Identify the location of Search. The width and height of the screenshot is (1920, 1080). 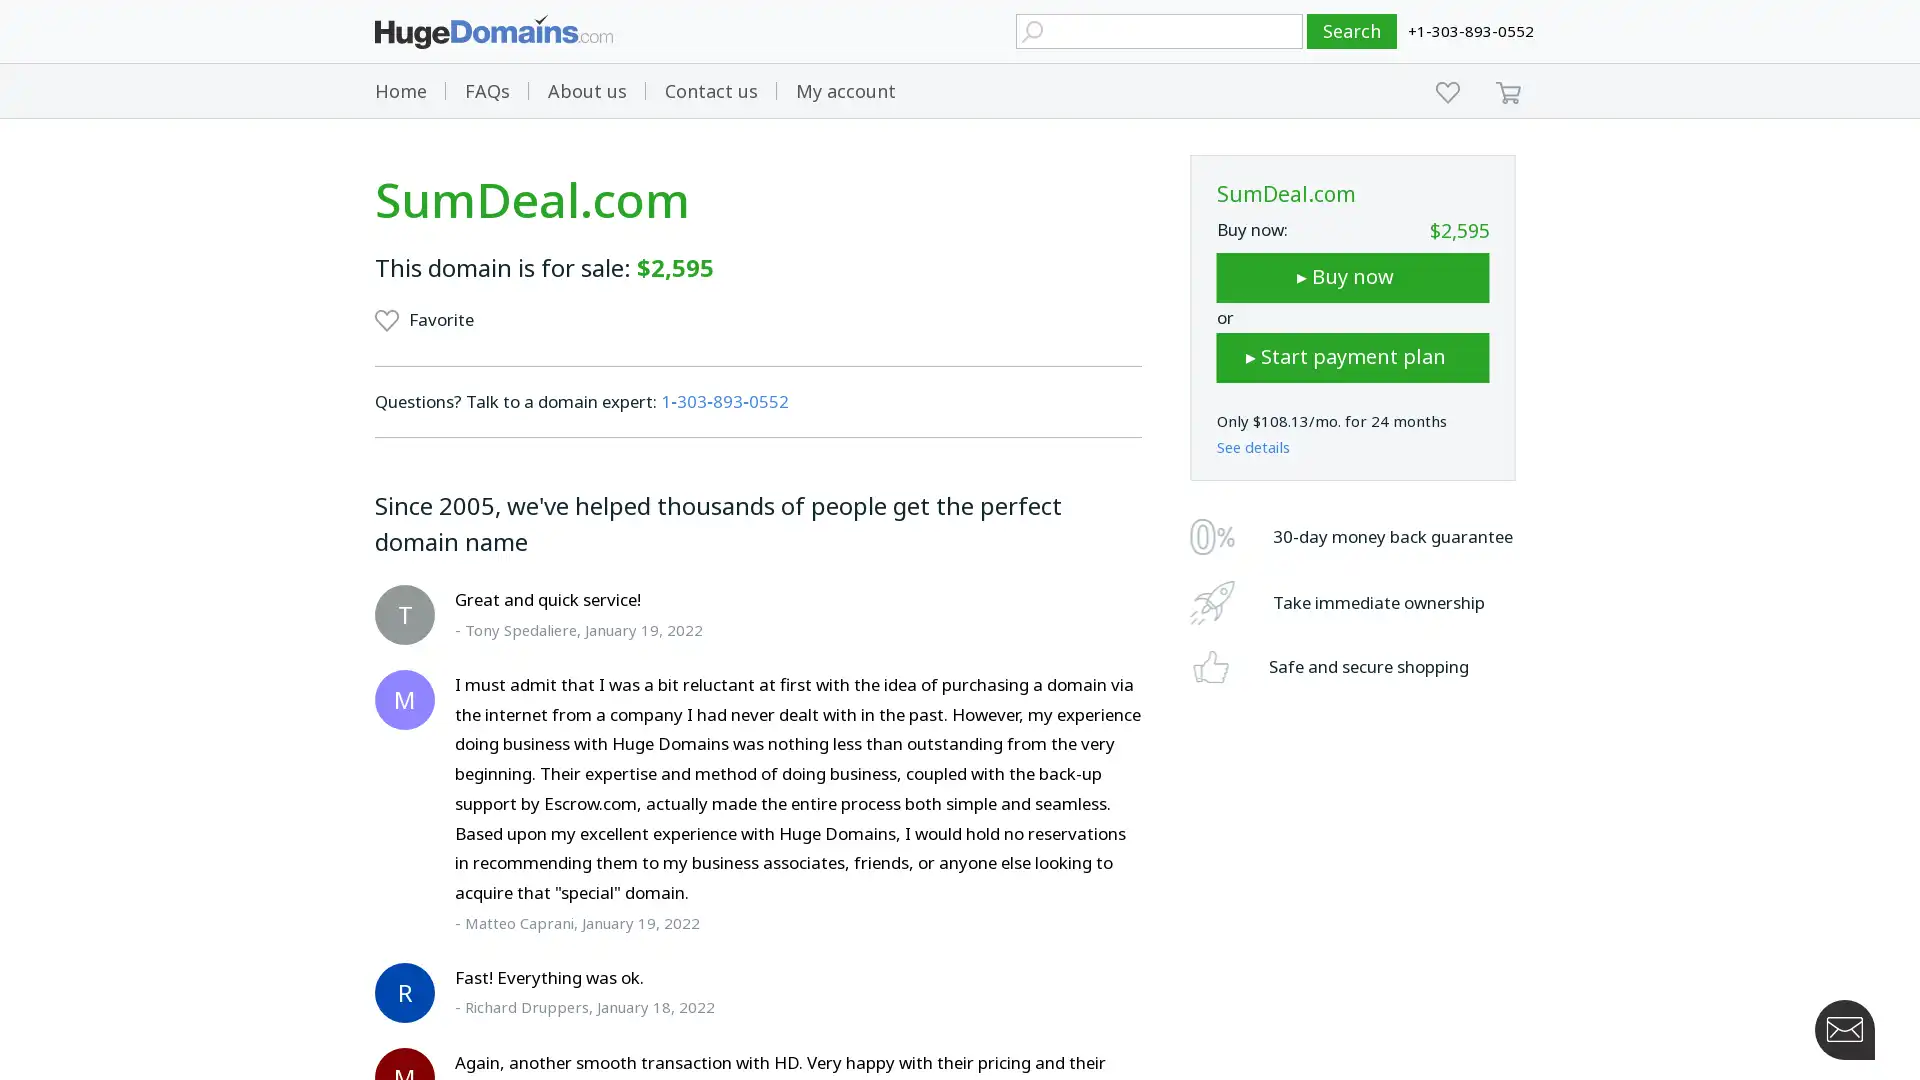
(1352, 31).